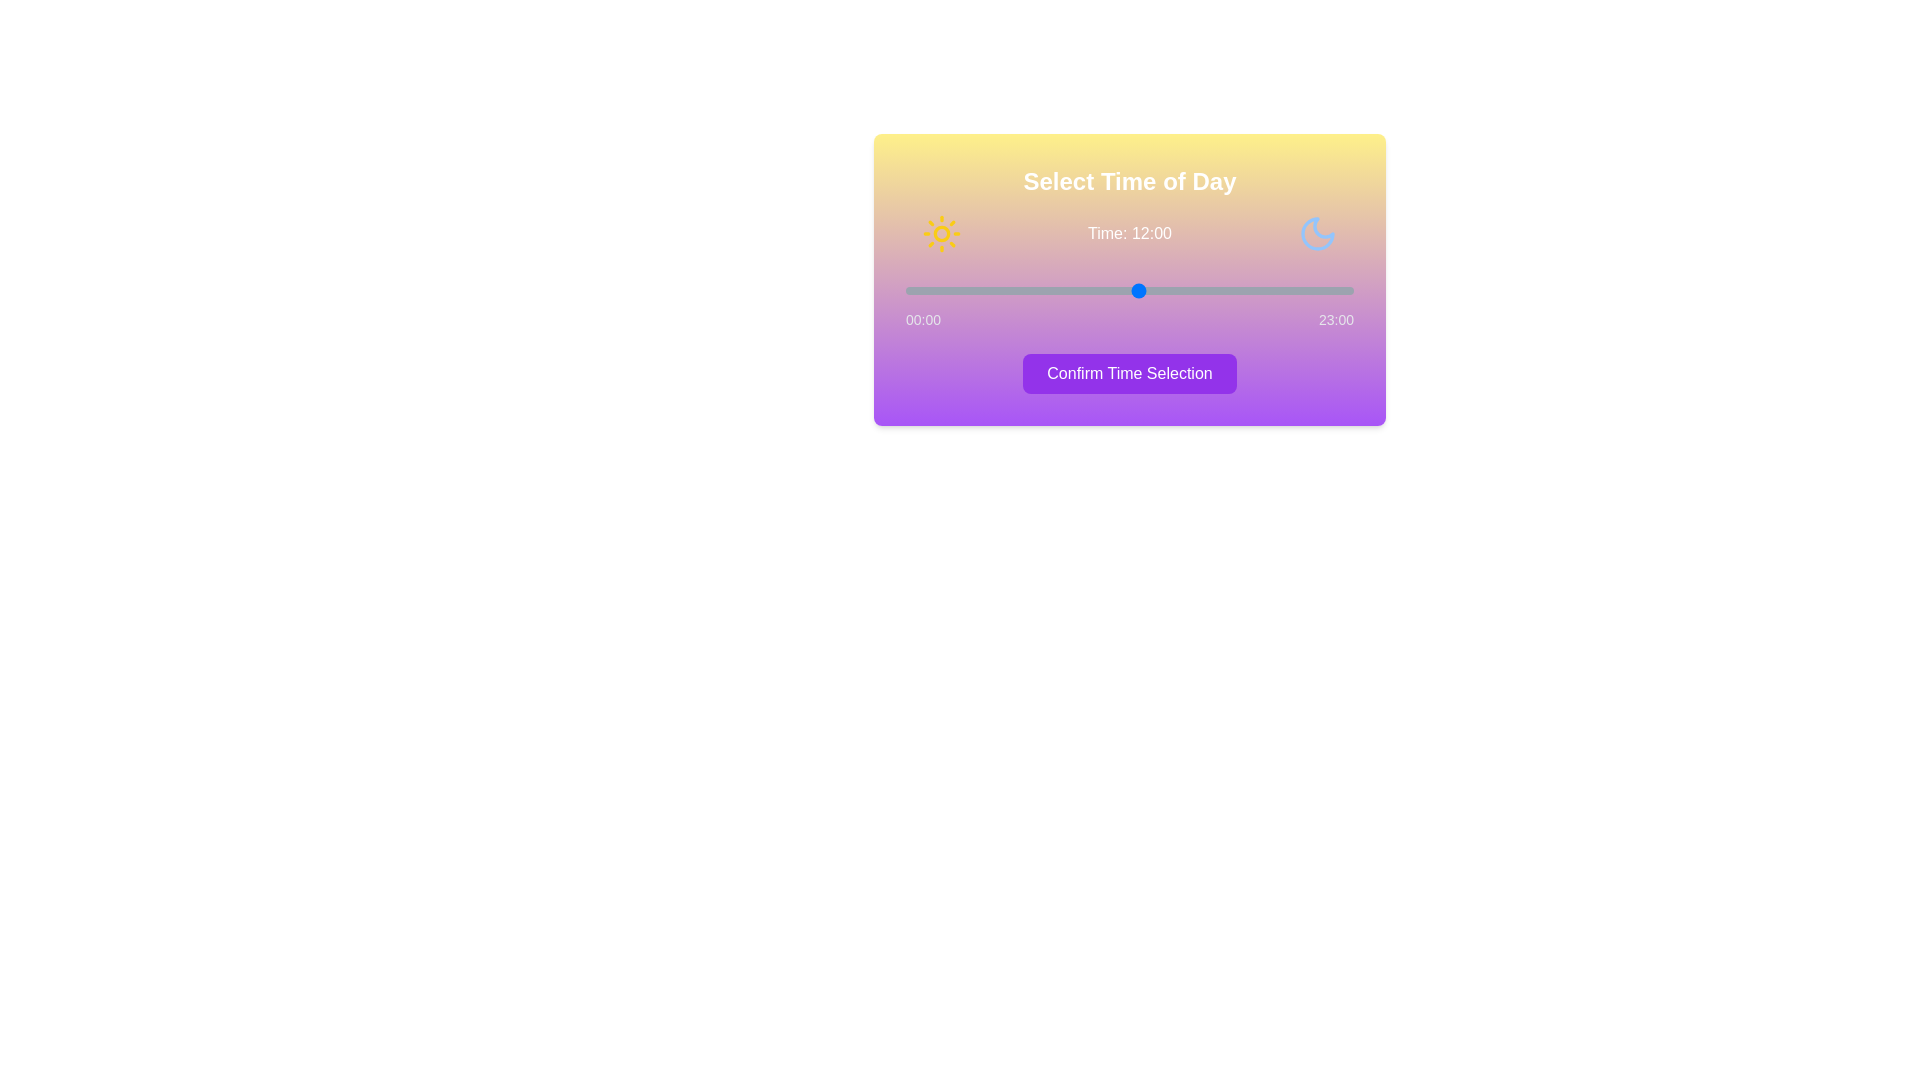  Describe the element at coordinates (924, 290) in the screenshot. I see `the time to 1 hour(s) by interacting with the slider` at that location.